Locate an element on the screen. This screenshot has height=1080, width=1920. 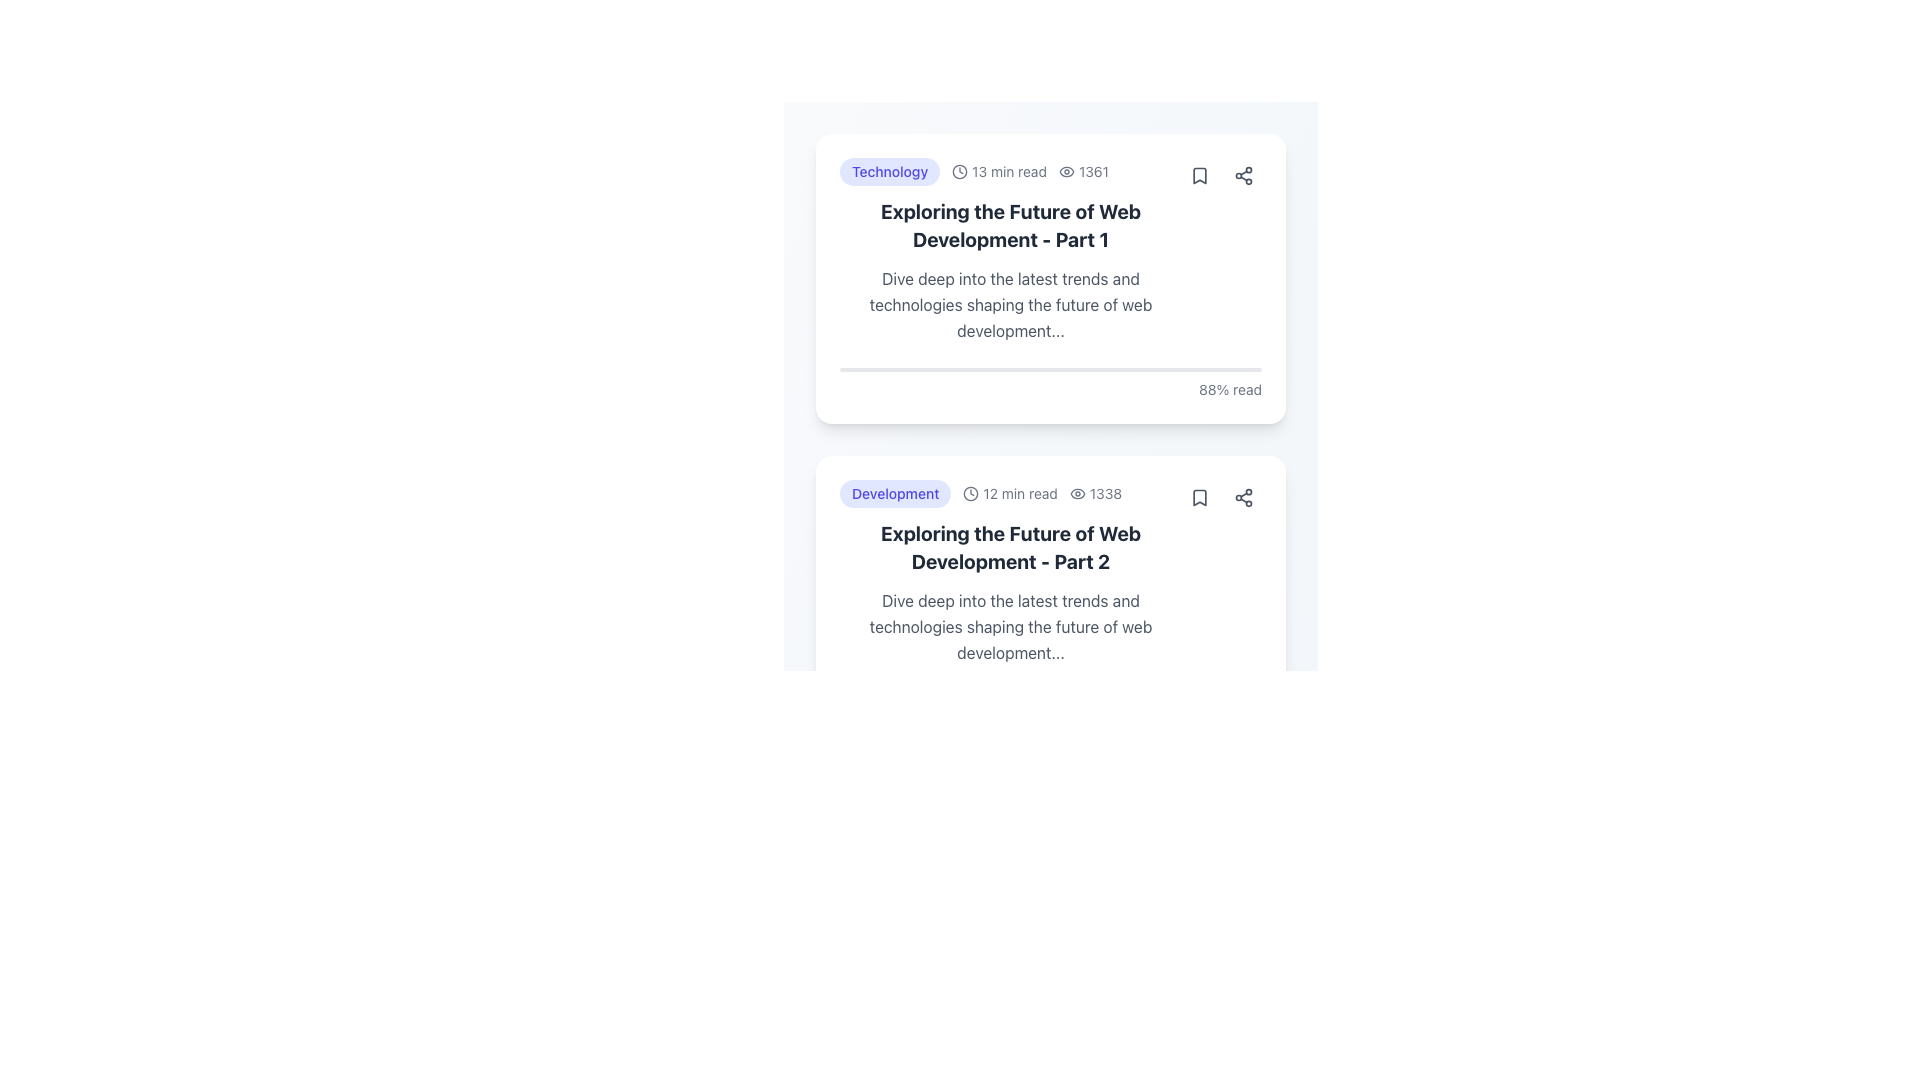
informational text displaying '13 min read' located between the label 'Technology' and the numerical indicator '1361', positioned at the center top of the card is located at coordinates (999, 171).